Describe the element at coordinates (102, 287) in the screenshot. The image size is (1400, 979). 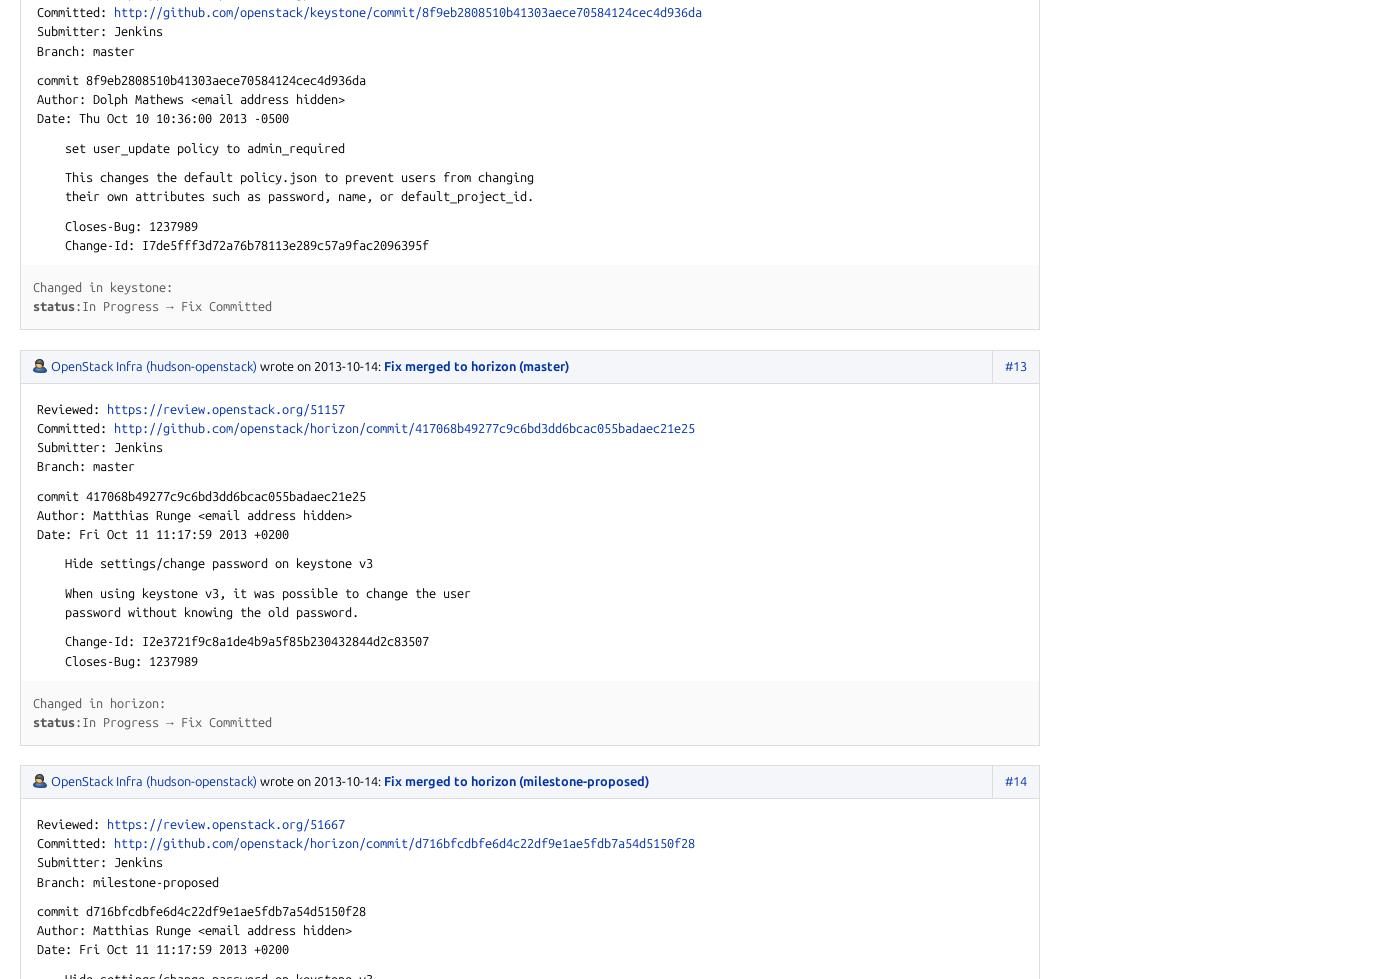
I see `'Changed in keystone:'` at that location.